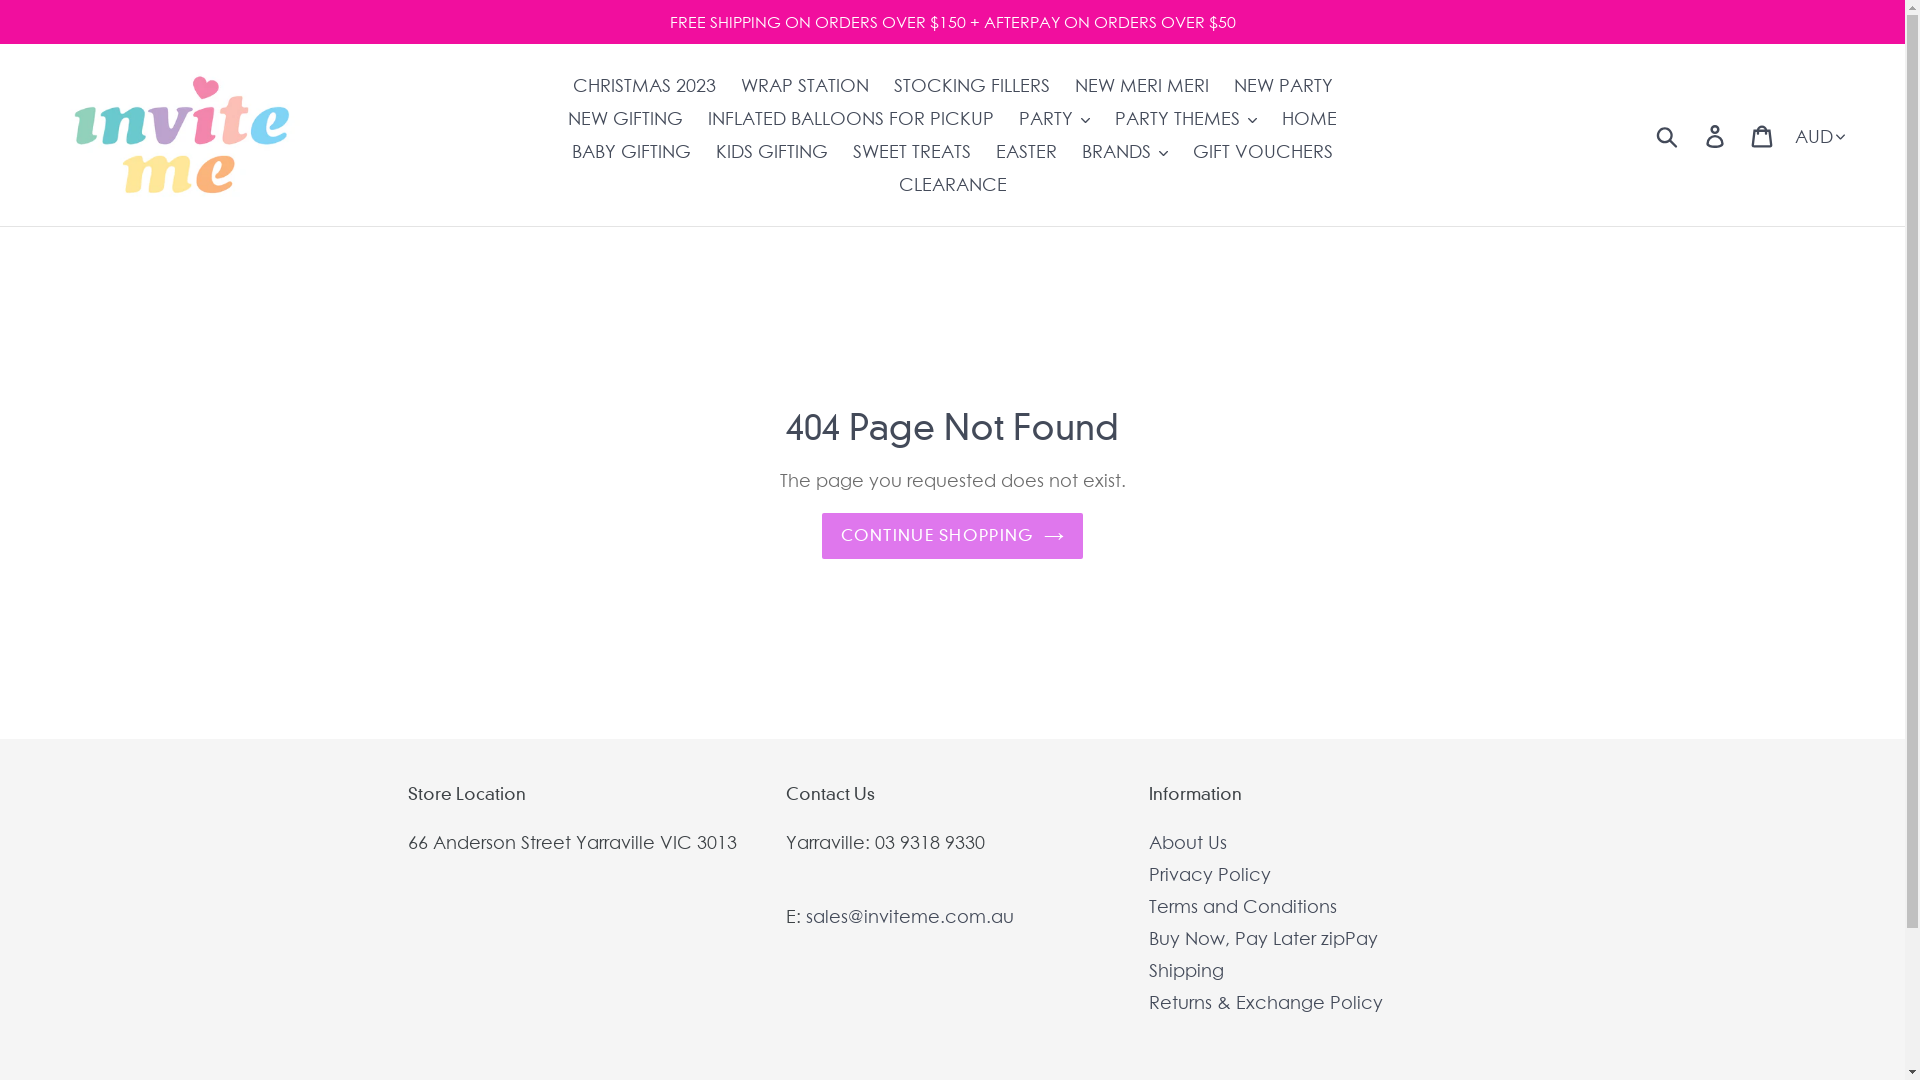 This screenshot has width=1920, height=1080. What do you see at coordinates (1148, 938) in the screenshot?
I see `'Buy Now, Pay Later zipPay'` at bounding box center [1148, 938].